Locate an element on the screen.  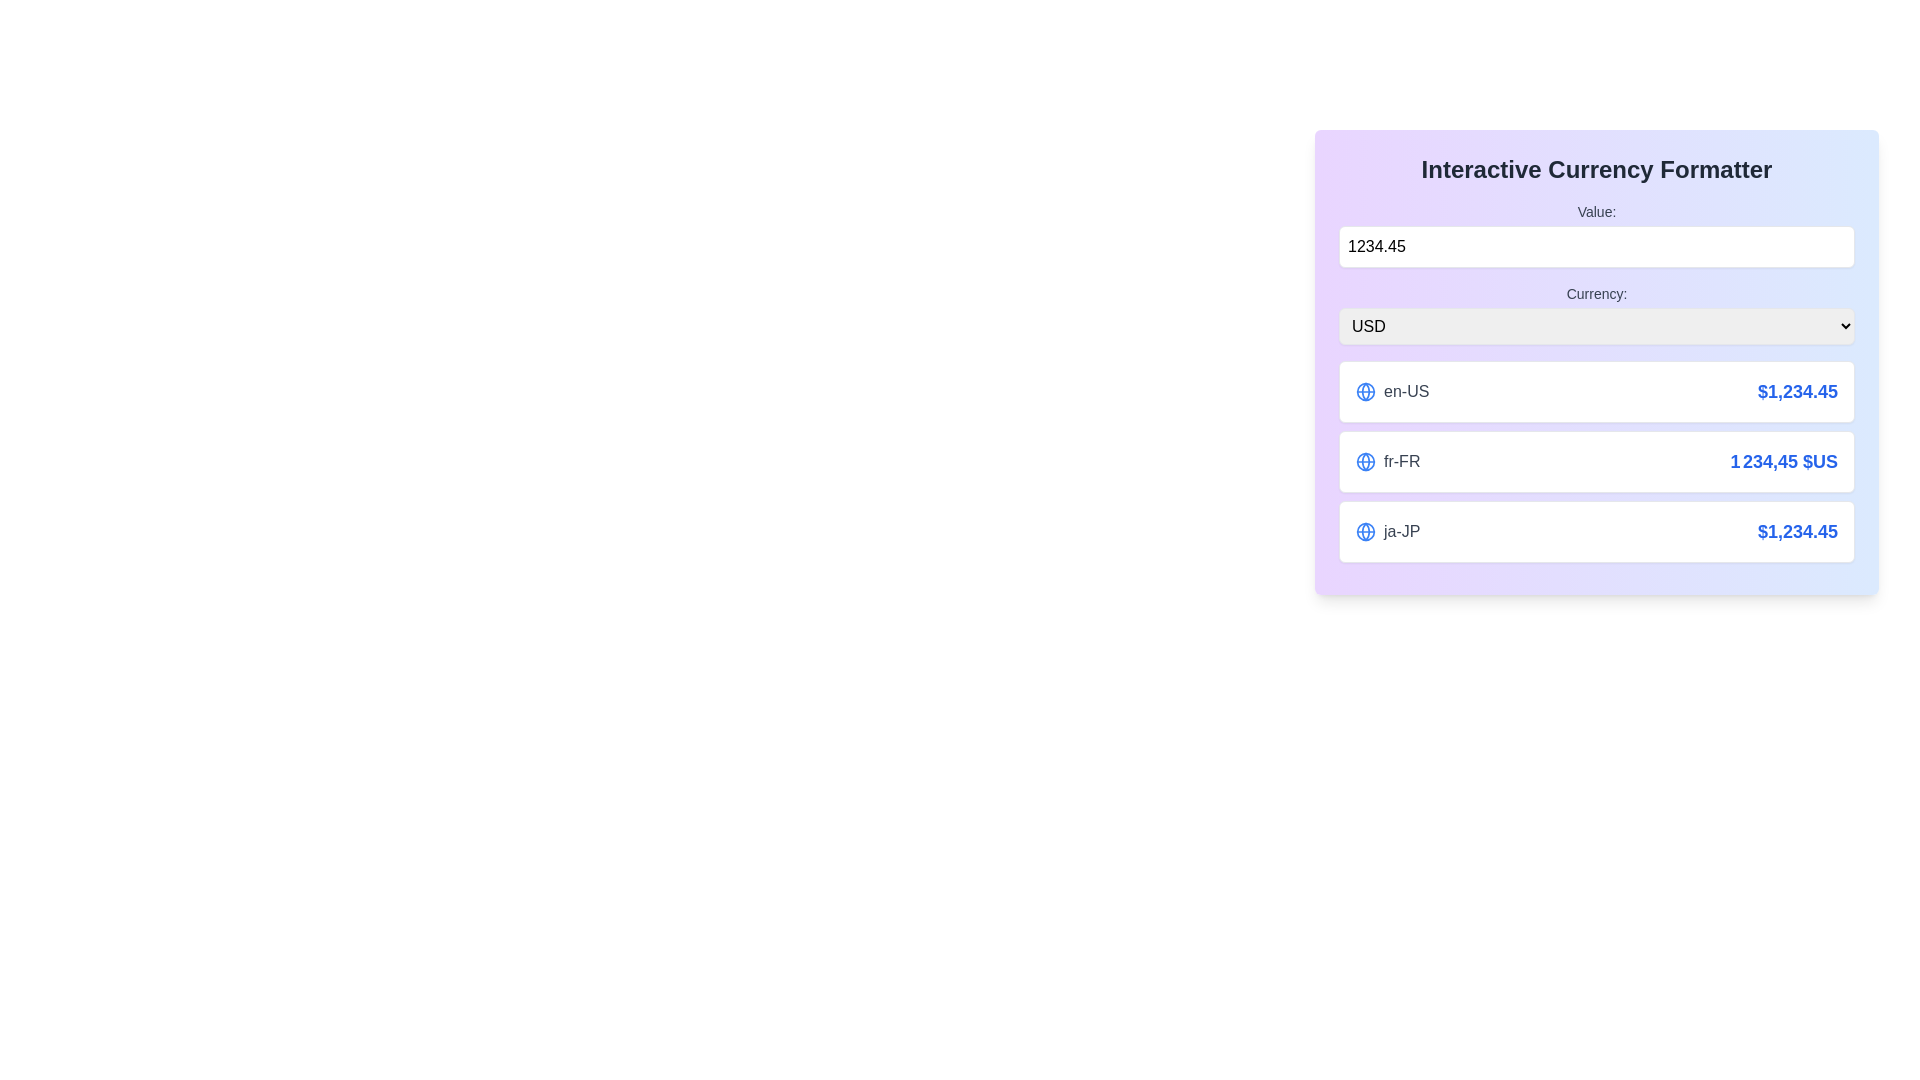
displayed text from the language label 'English (United States)' located in the 'Interactive Currency Formatter' section, to the right of the globe icon is located at coordinates (1405, 392).